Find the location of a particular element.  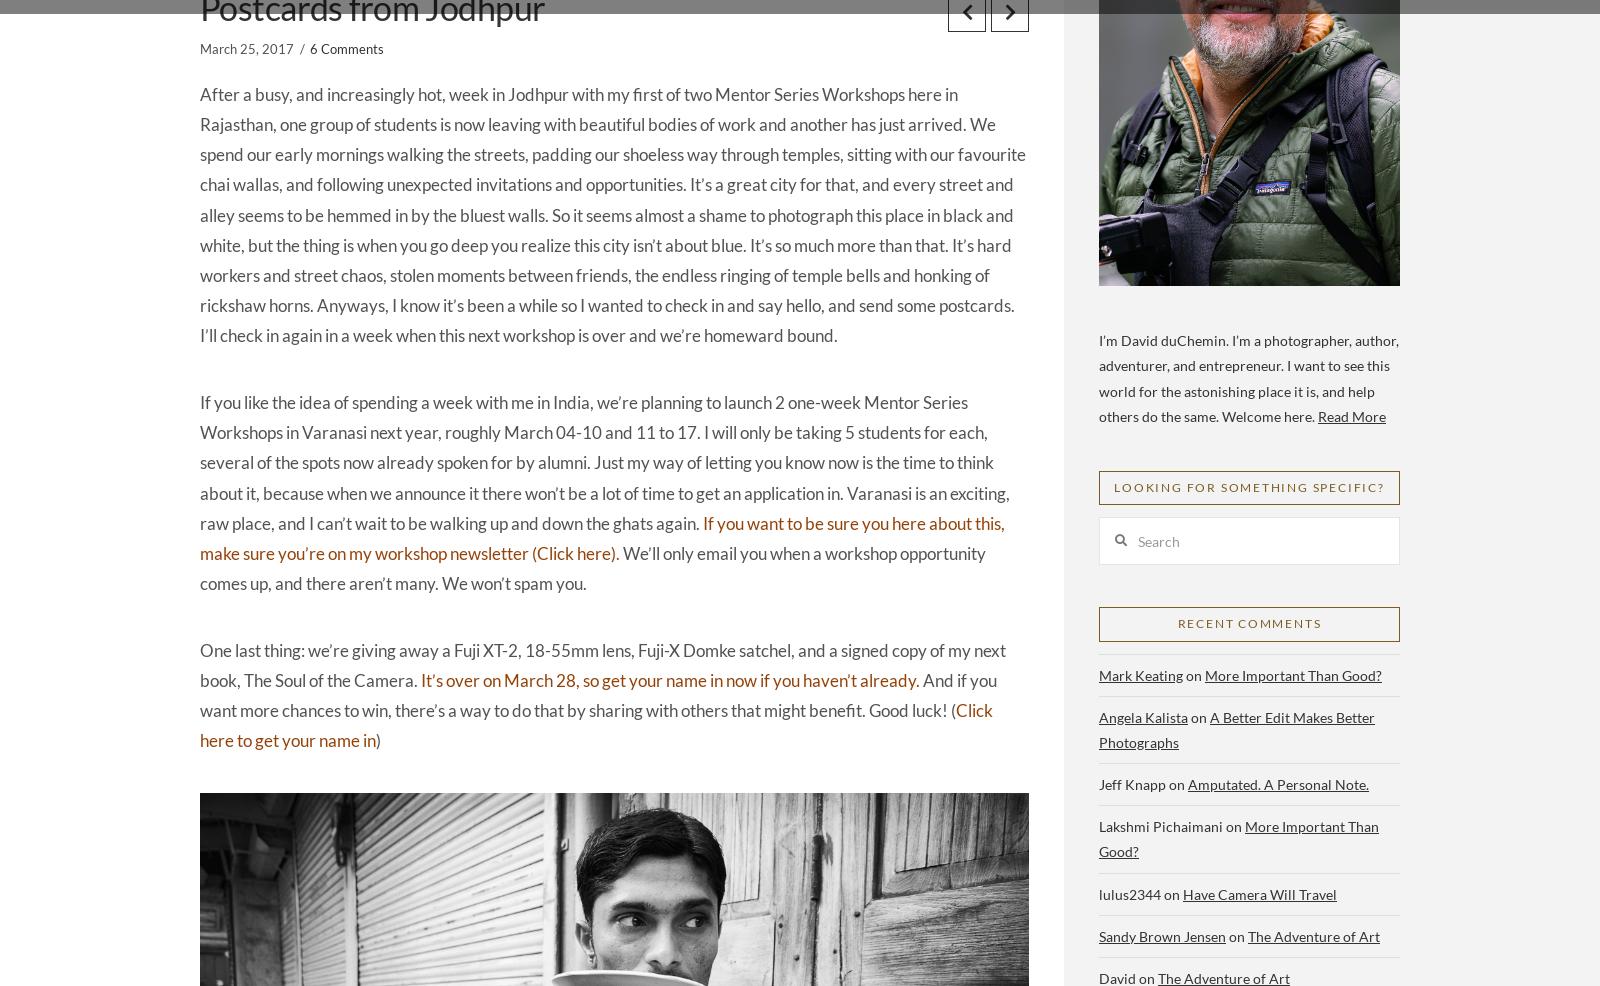

'If you want to be sure you here about this, make sure you’re on my workshop newsletter (Click here).' is located at coordinates (602, 536).